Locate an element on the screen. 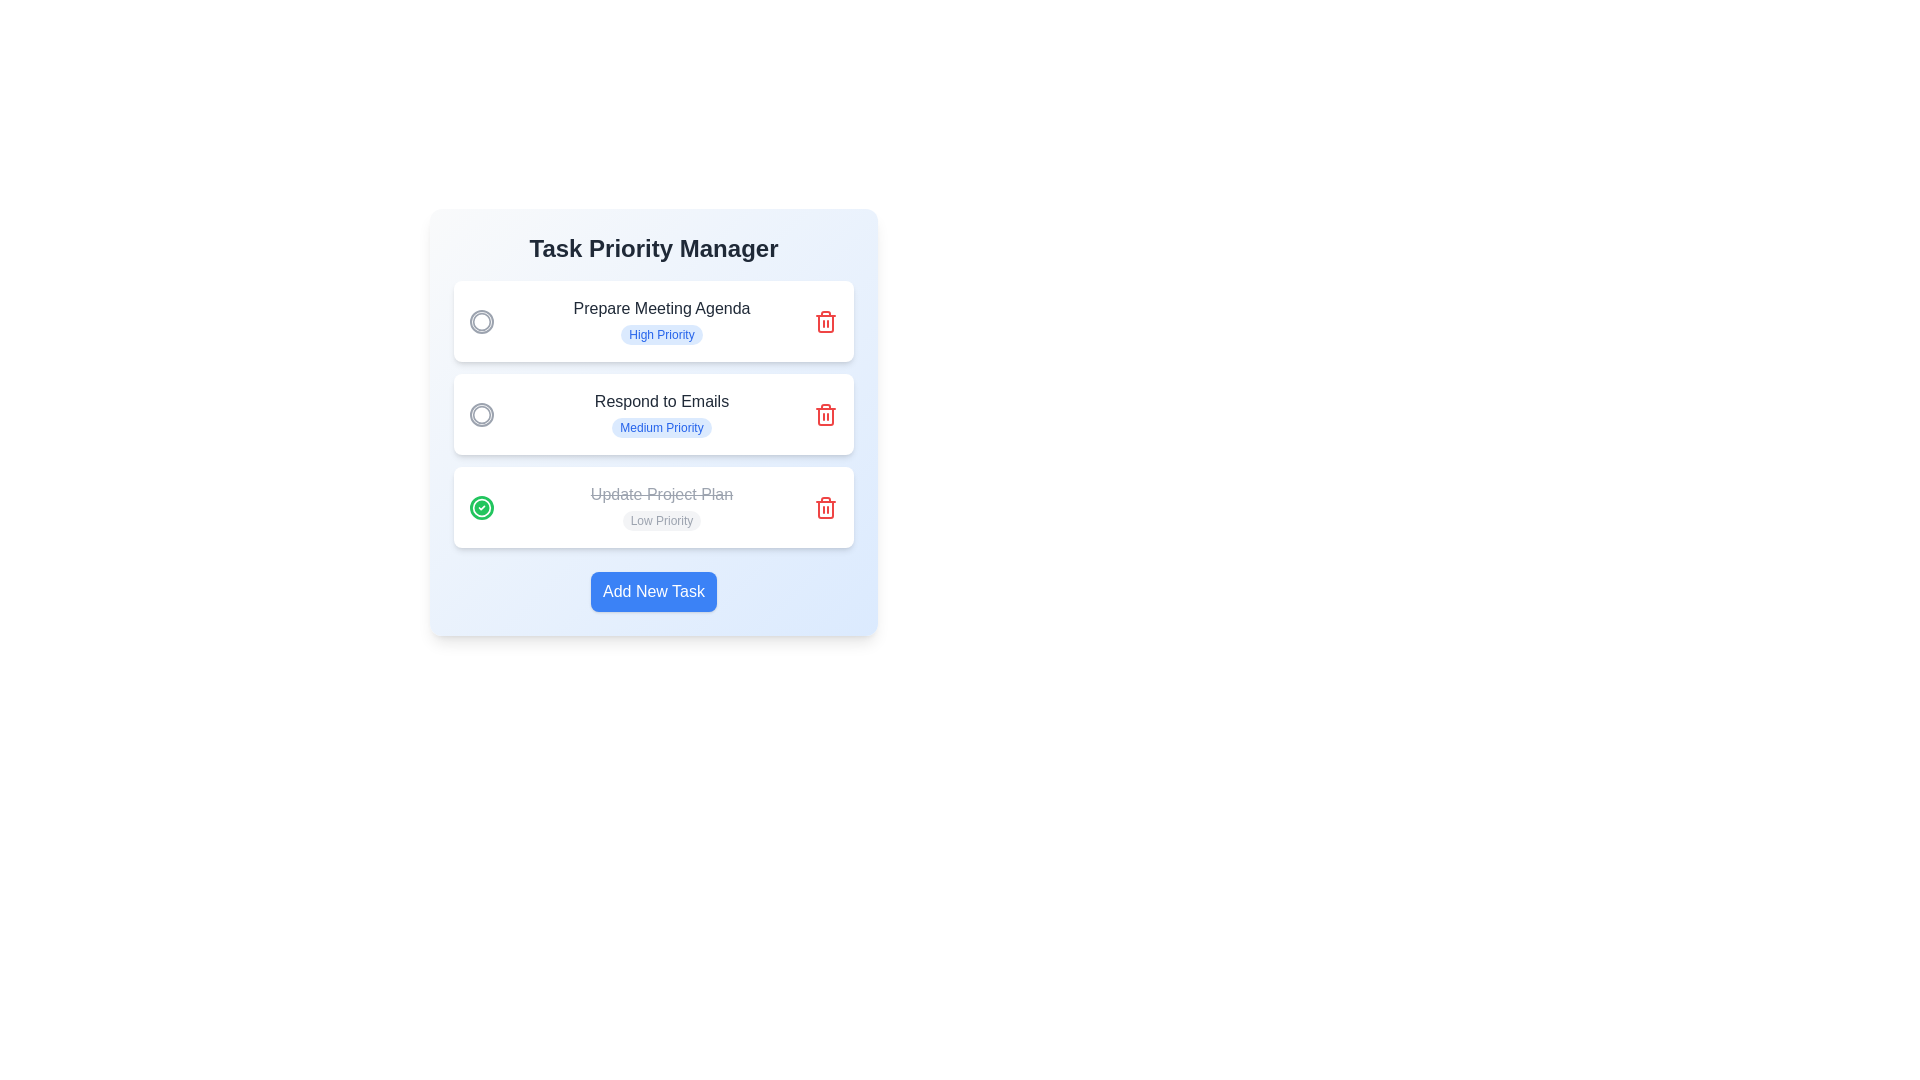  the 'Low Priority' label located at the bottom section of the task card interface under the strikethrough text 'Update Project Plan' is located at coordinates (662, 519).